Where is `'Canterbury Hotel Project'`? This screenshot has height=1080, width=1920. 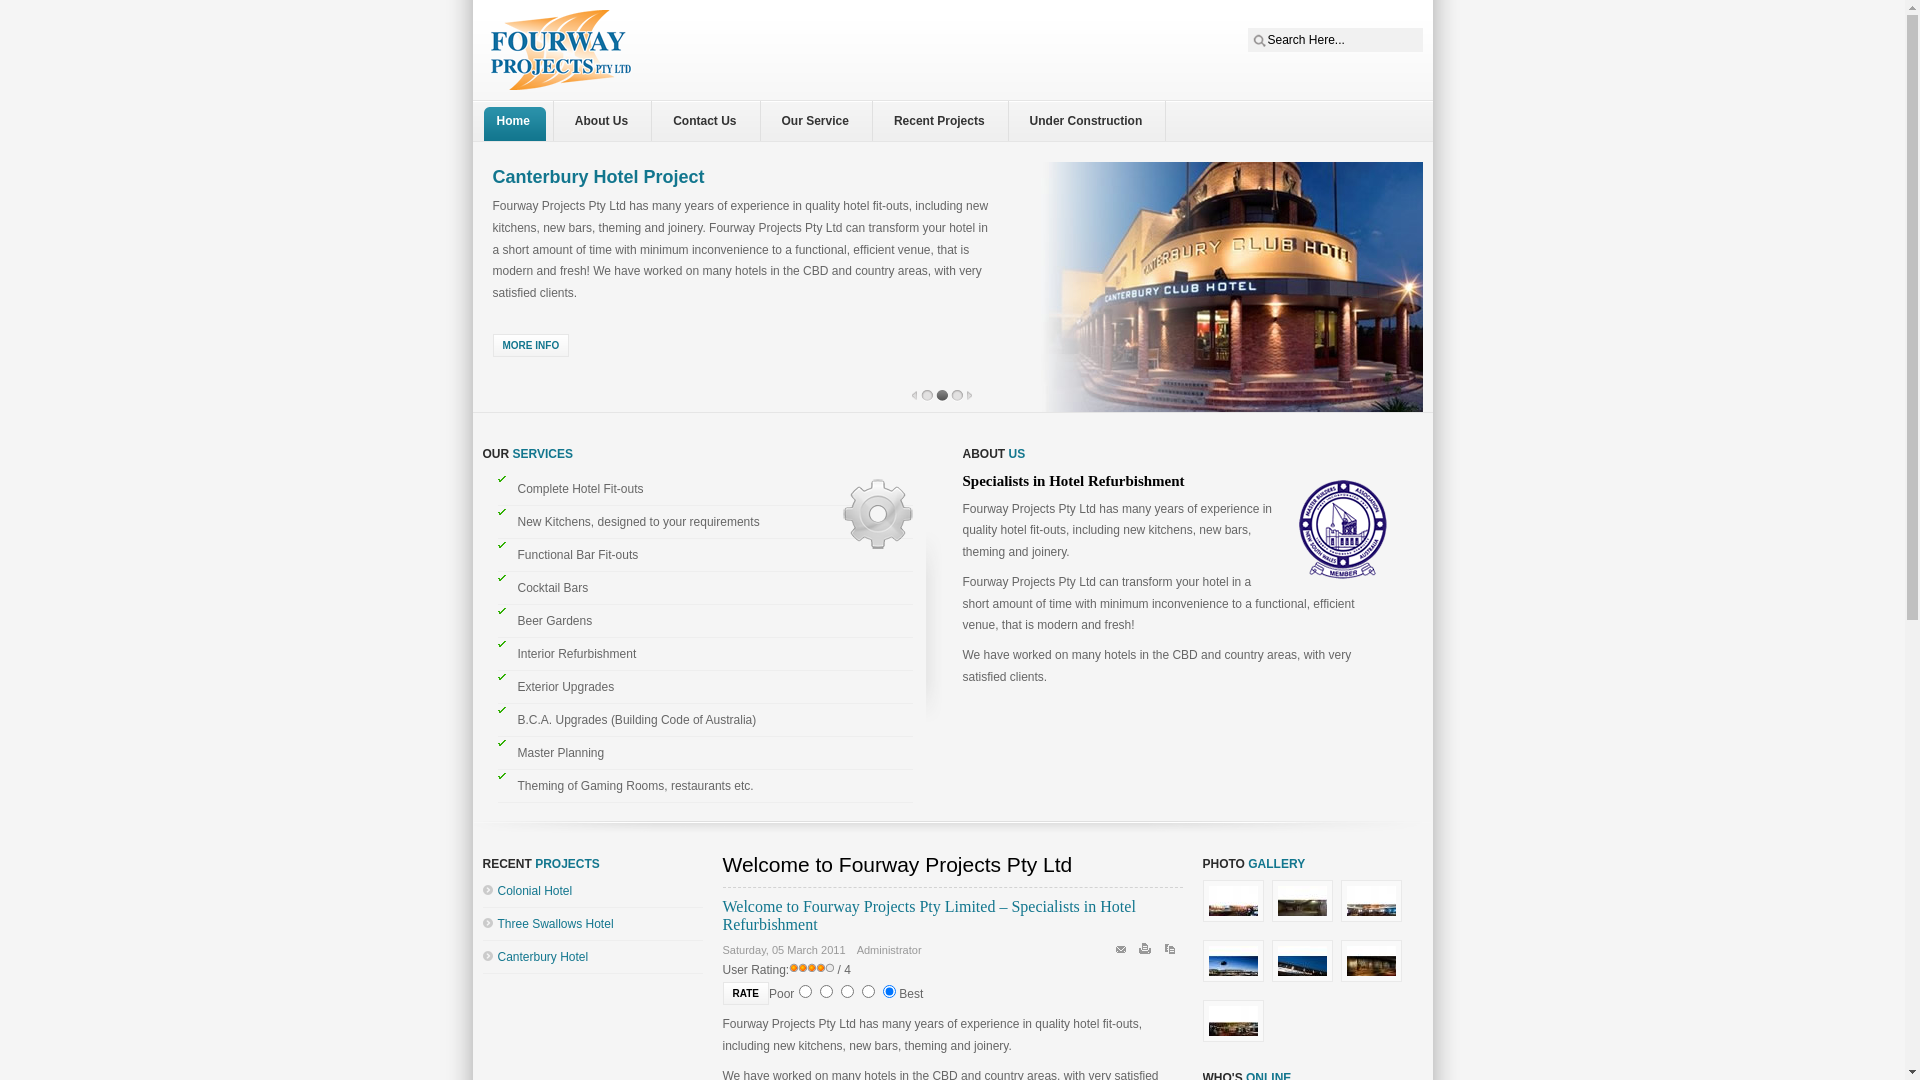
'Canterbury Hotel Project' is located at coordinates (597, 176).